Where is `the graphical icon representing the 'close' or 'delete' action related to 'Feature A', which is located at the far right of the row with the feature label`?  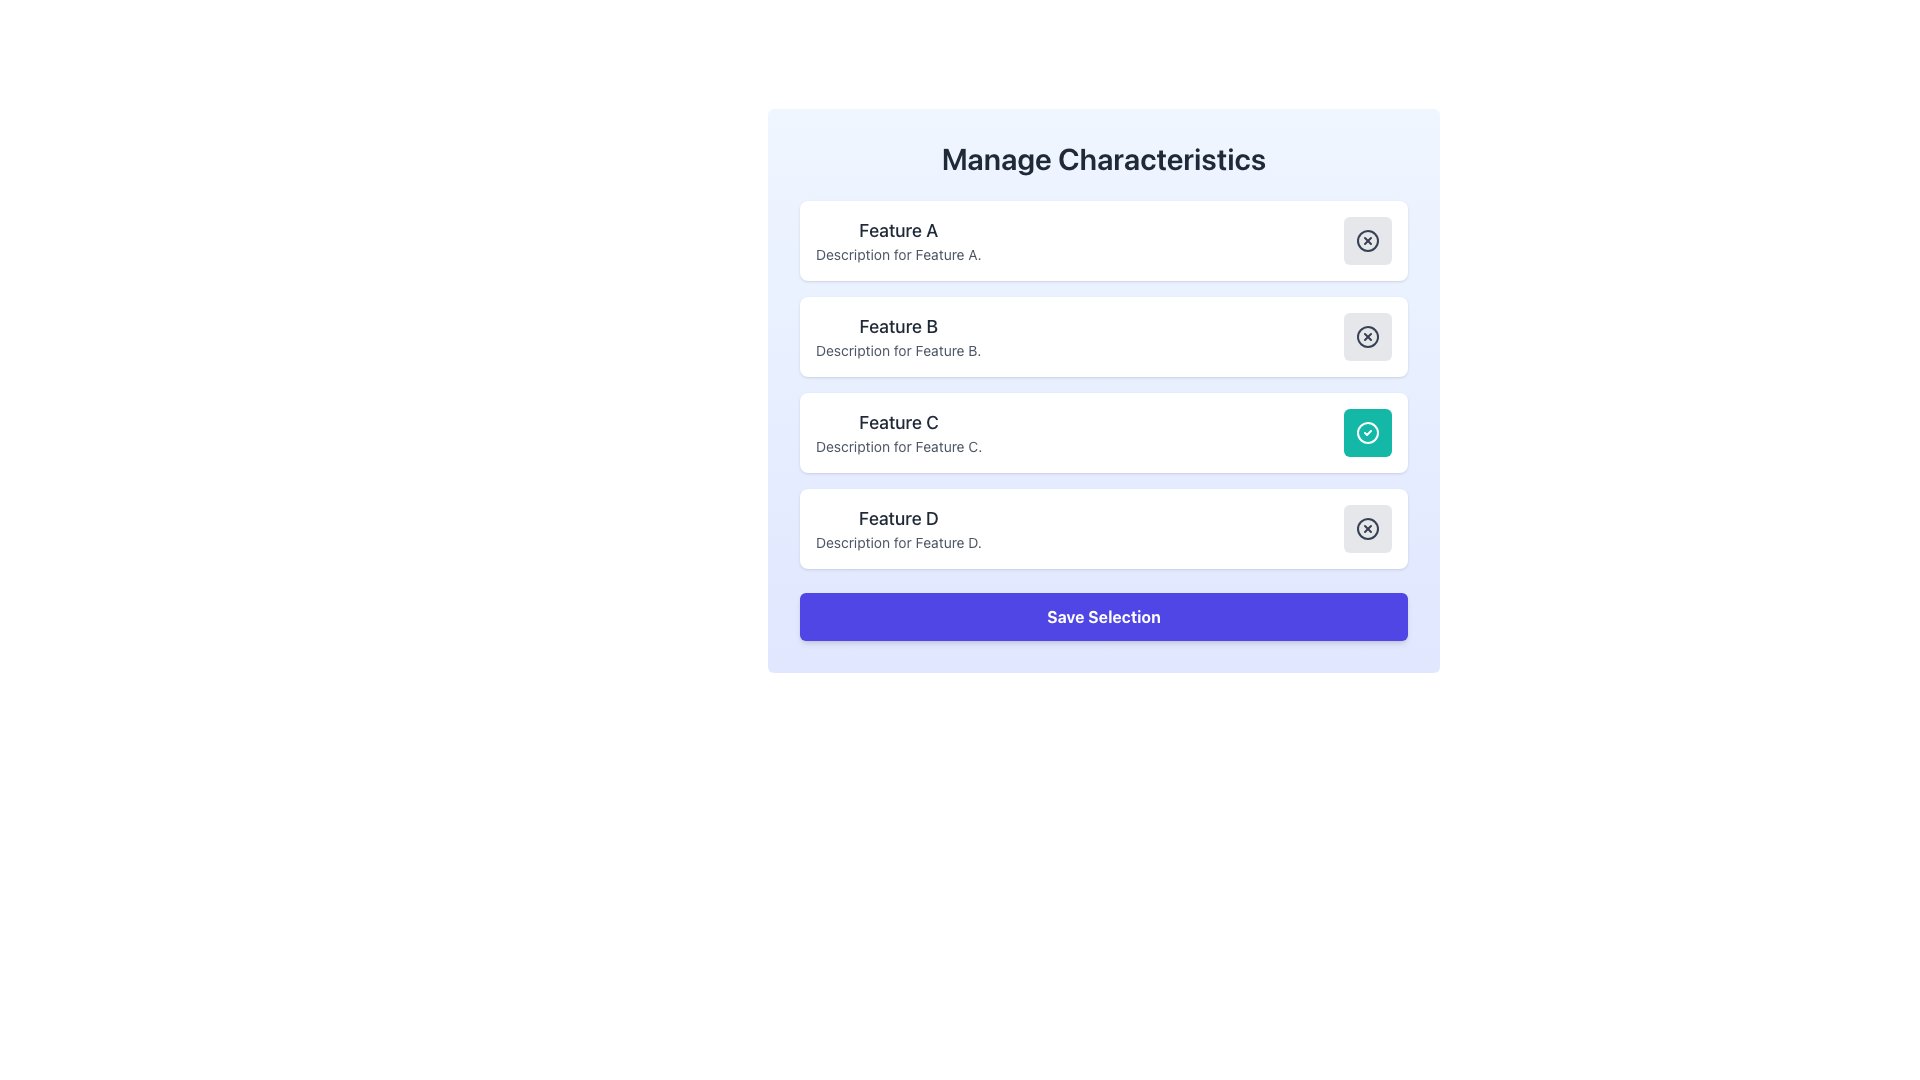 the graphical icon representing the 'close' or 'delete' action related to 'Feature A', which is located at the far right of the row with the feature label is located at coordinates (1367, 239).